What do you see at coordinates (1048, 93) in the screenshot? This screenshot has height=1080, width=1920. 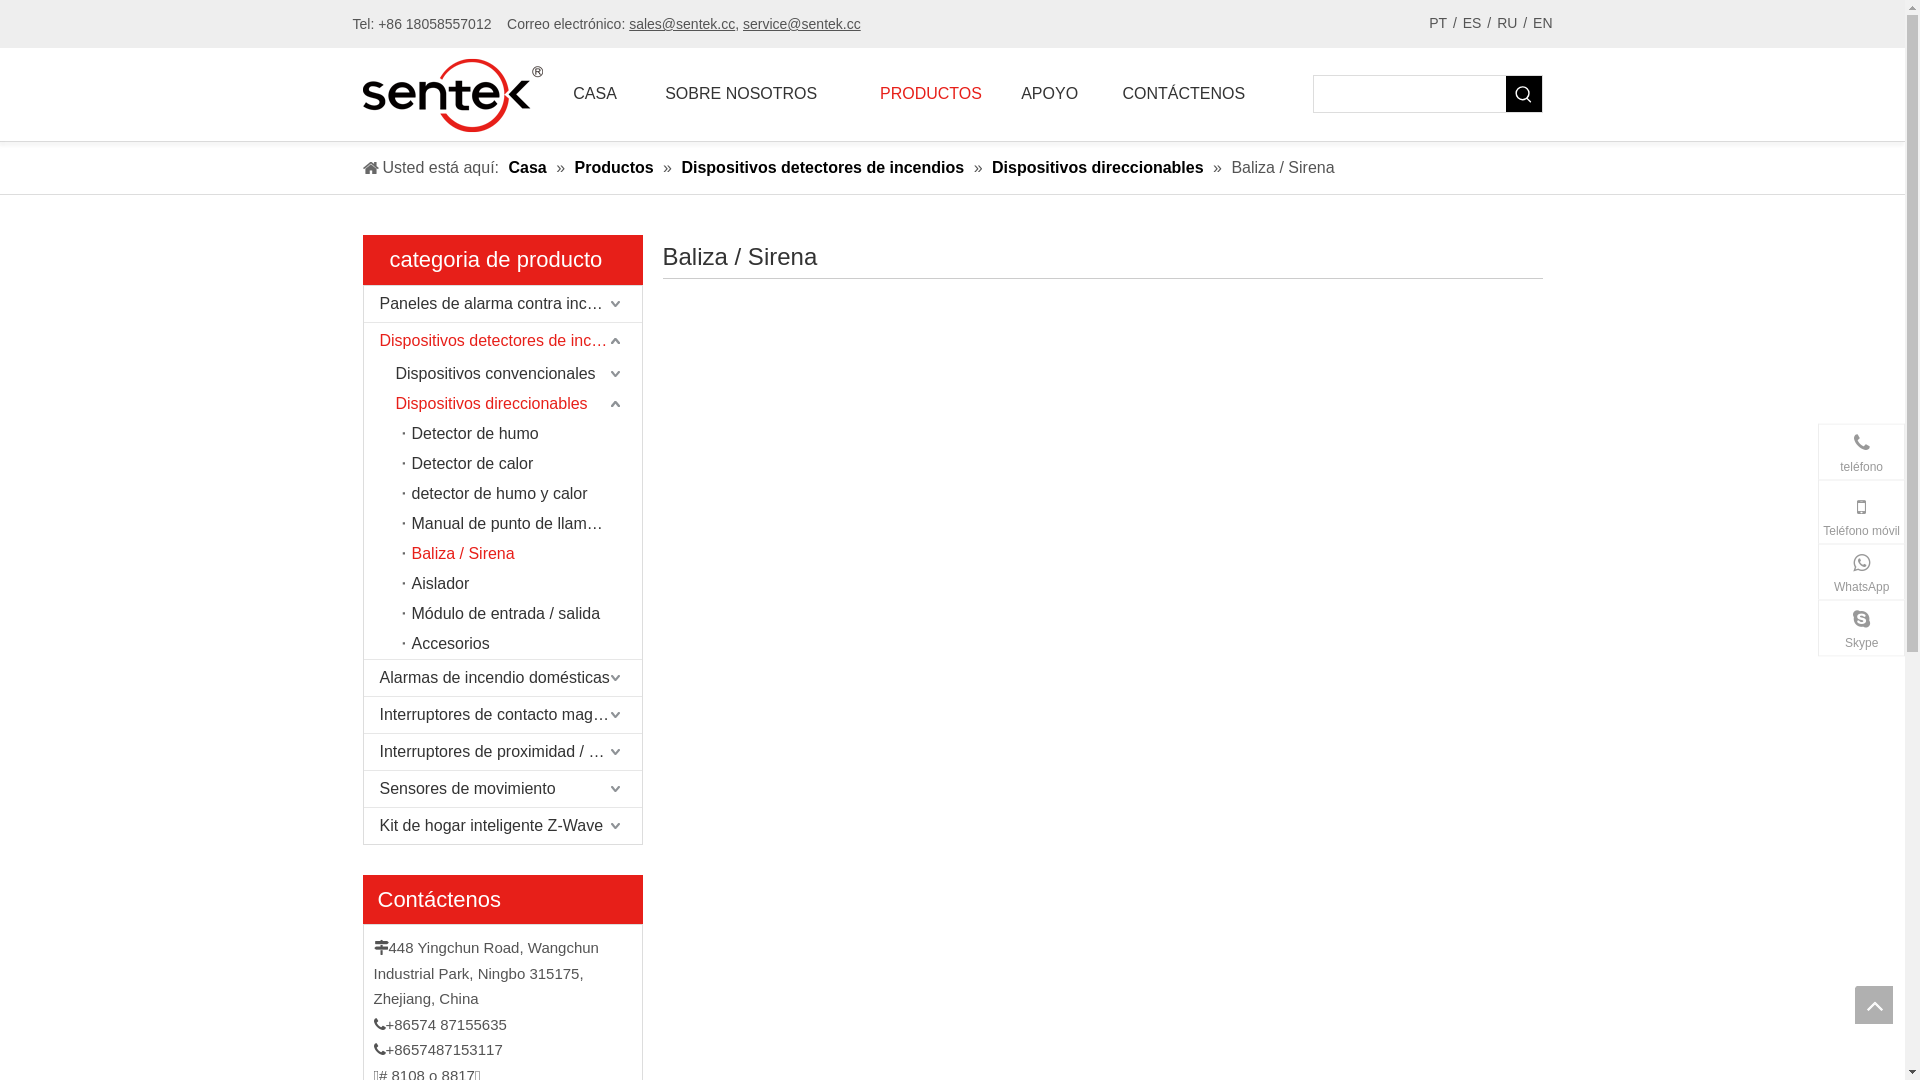 I see `'APOYO'` at bounding box center [1048, 93].